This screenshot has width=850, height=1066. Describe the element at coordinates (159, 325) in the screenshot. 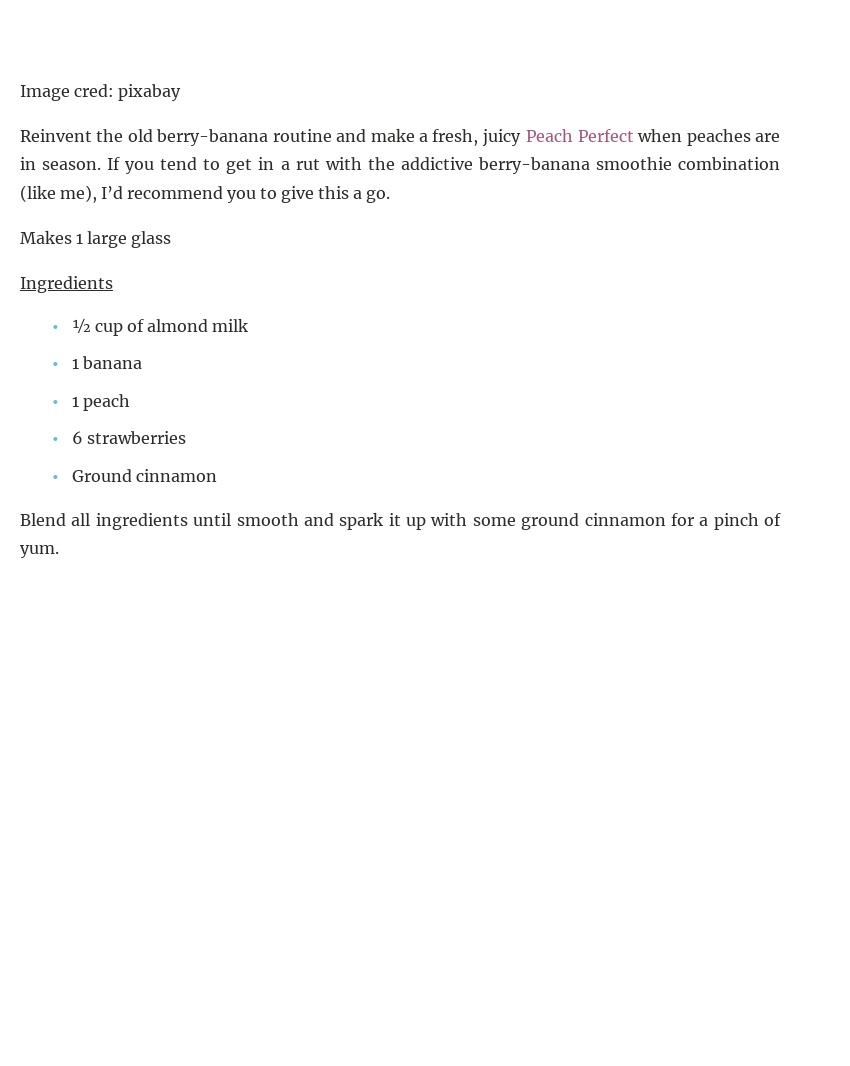

I see `'½ cup of almond milk'` at that location.